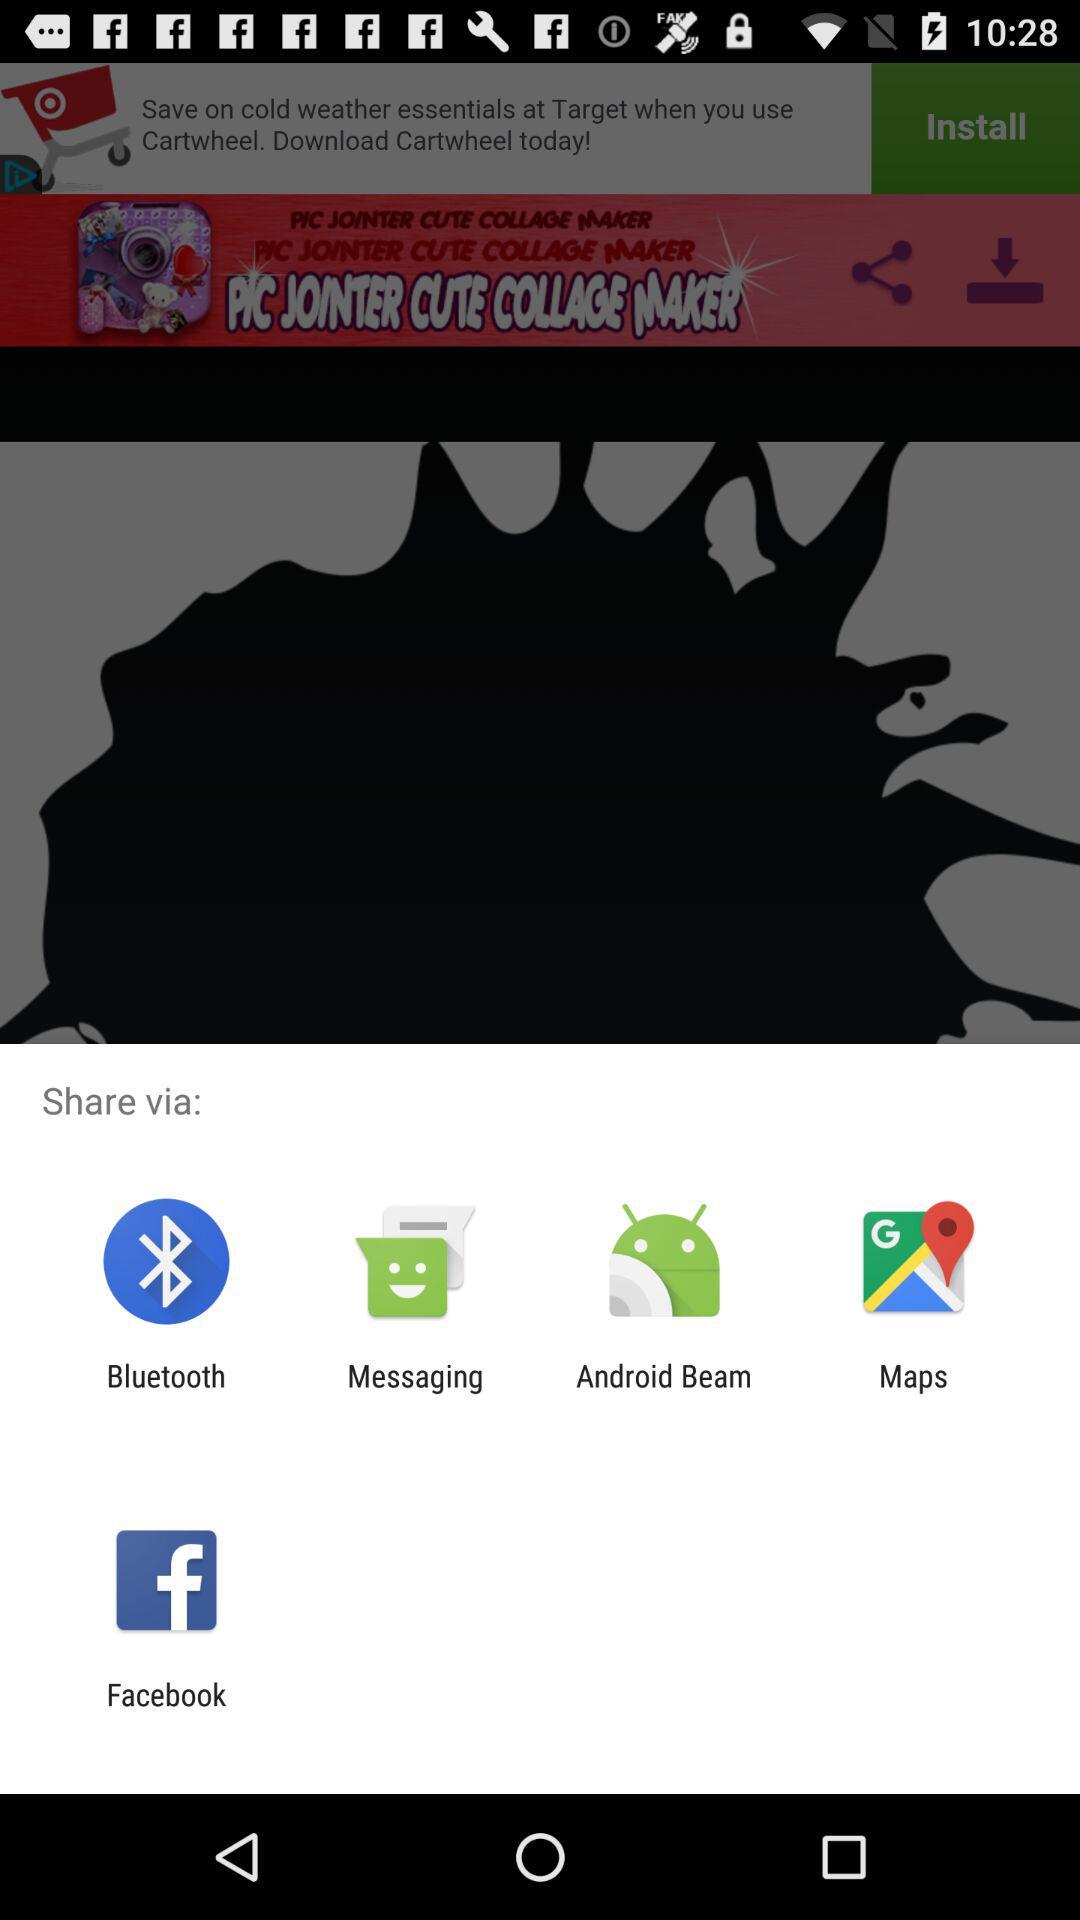 The height and width of the screenshot is (1920, 1080). I want to click on the item to the left of android beam item, so click(414, 1392).